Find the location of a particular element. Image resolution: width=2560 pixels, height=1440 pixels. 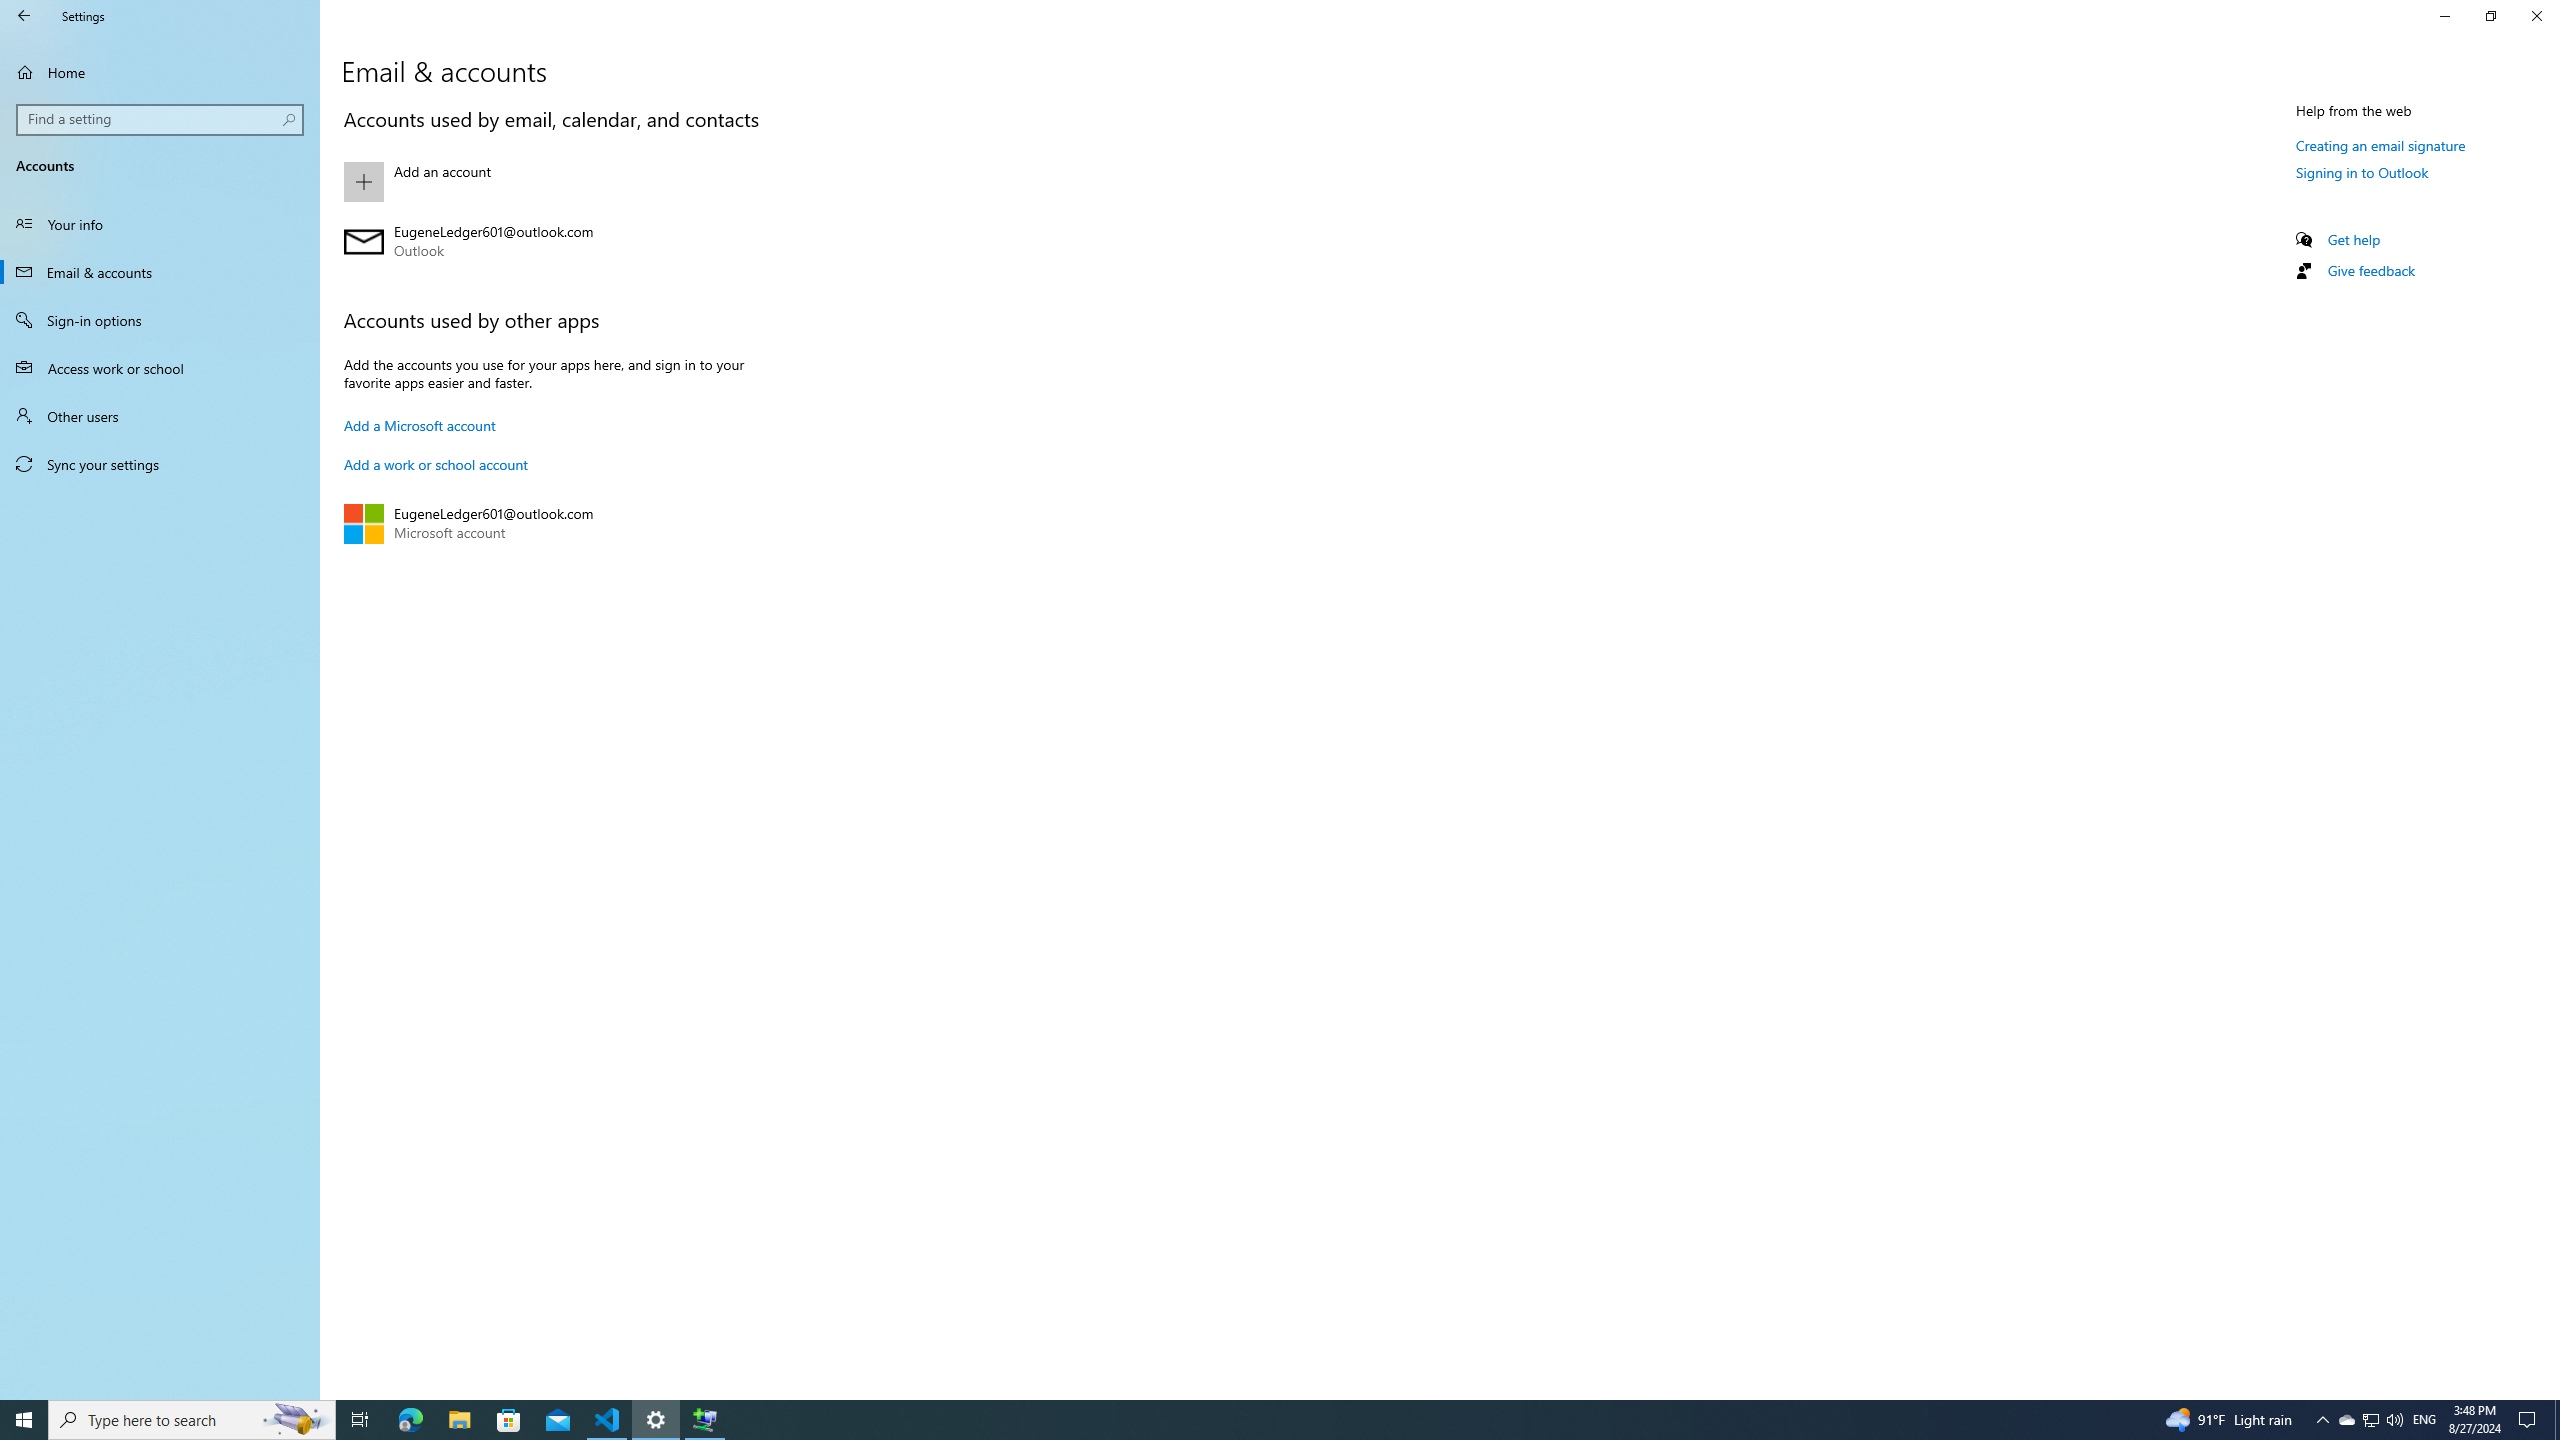

'Creating an email signature' is located at coordinates (2380, 145).